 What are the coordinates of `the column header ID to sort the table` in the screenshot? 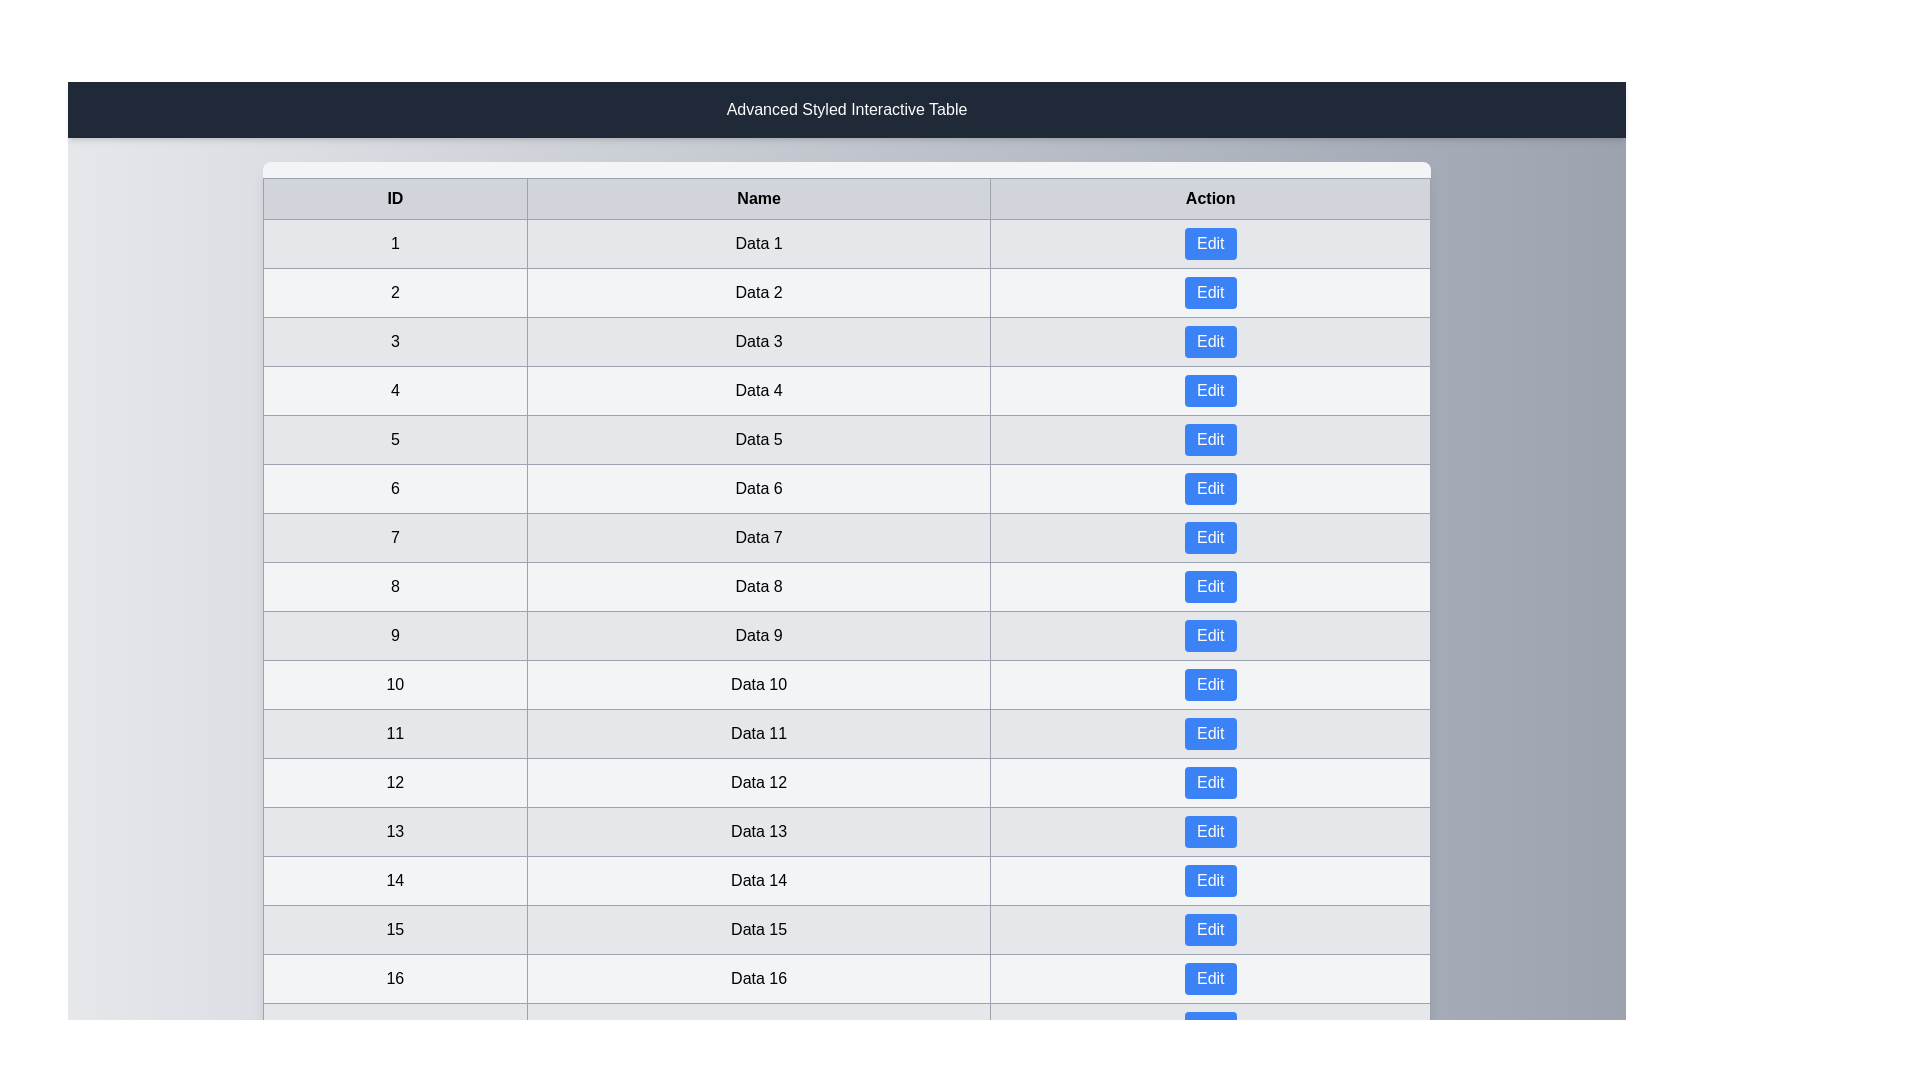 It's located at (395, 199).